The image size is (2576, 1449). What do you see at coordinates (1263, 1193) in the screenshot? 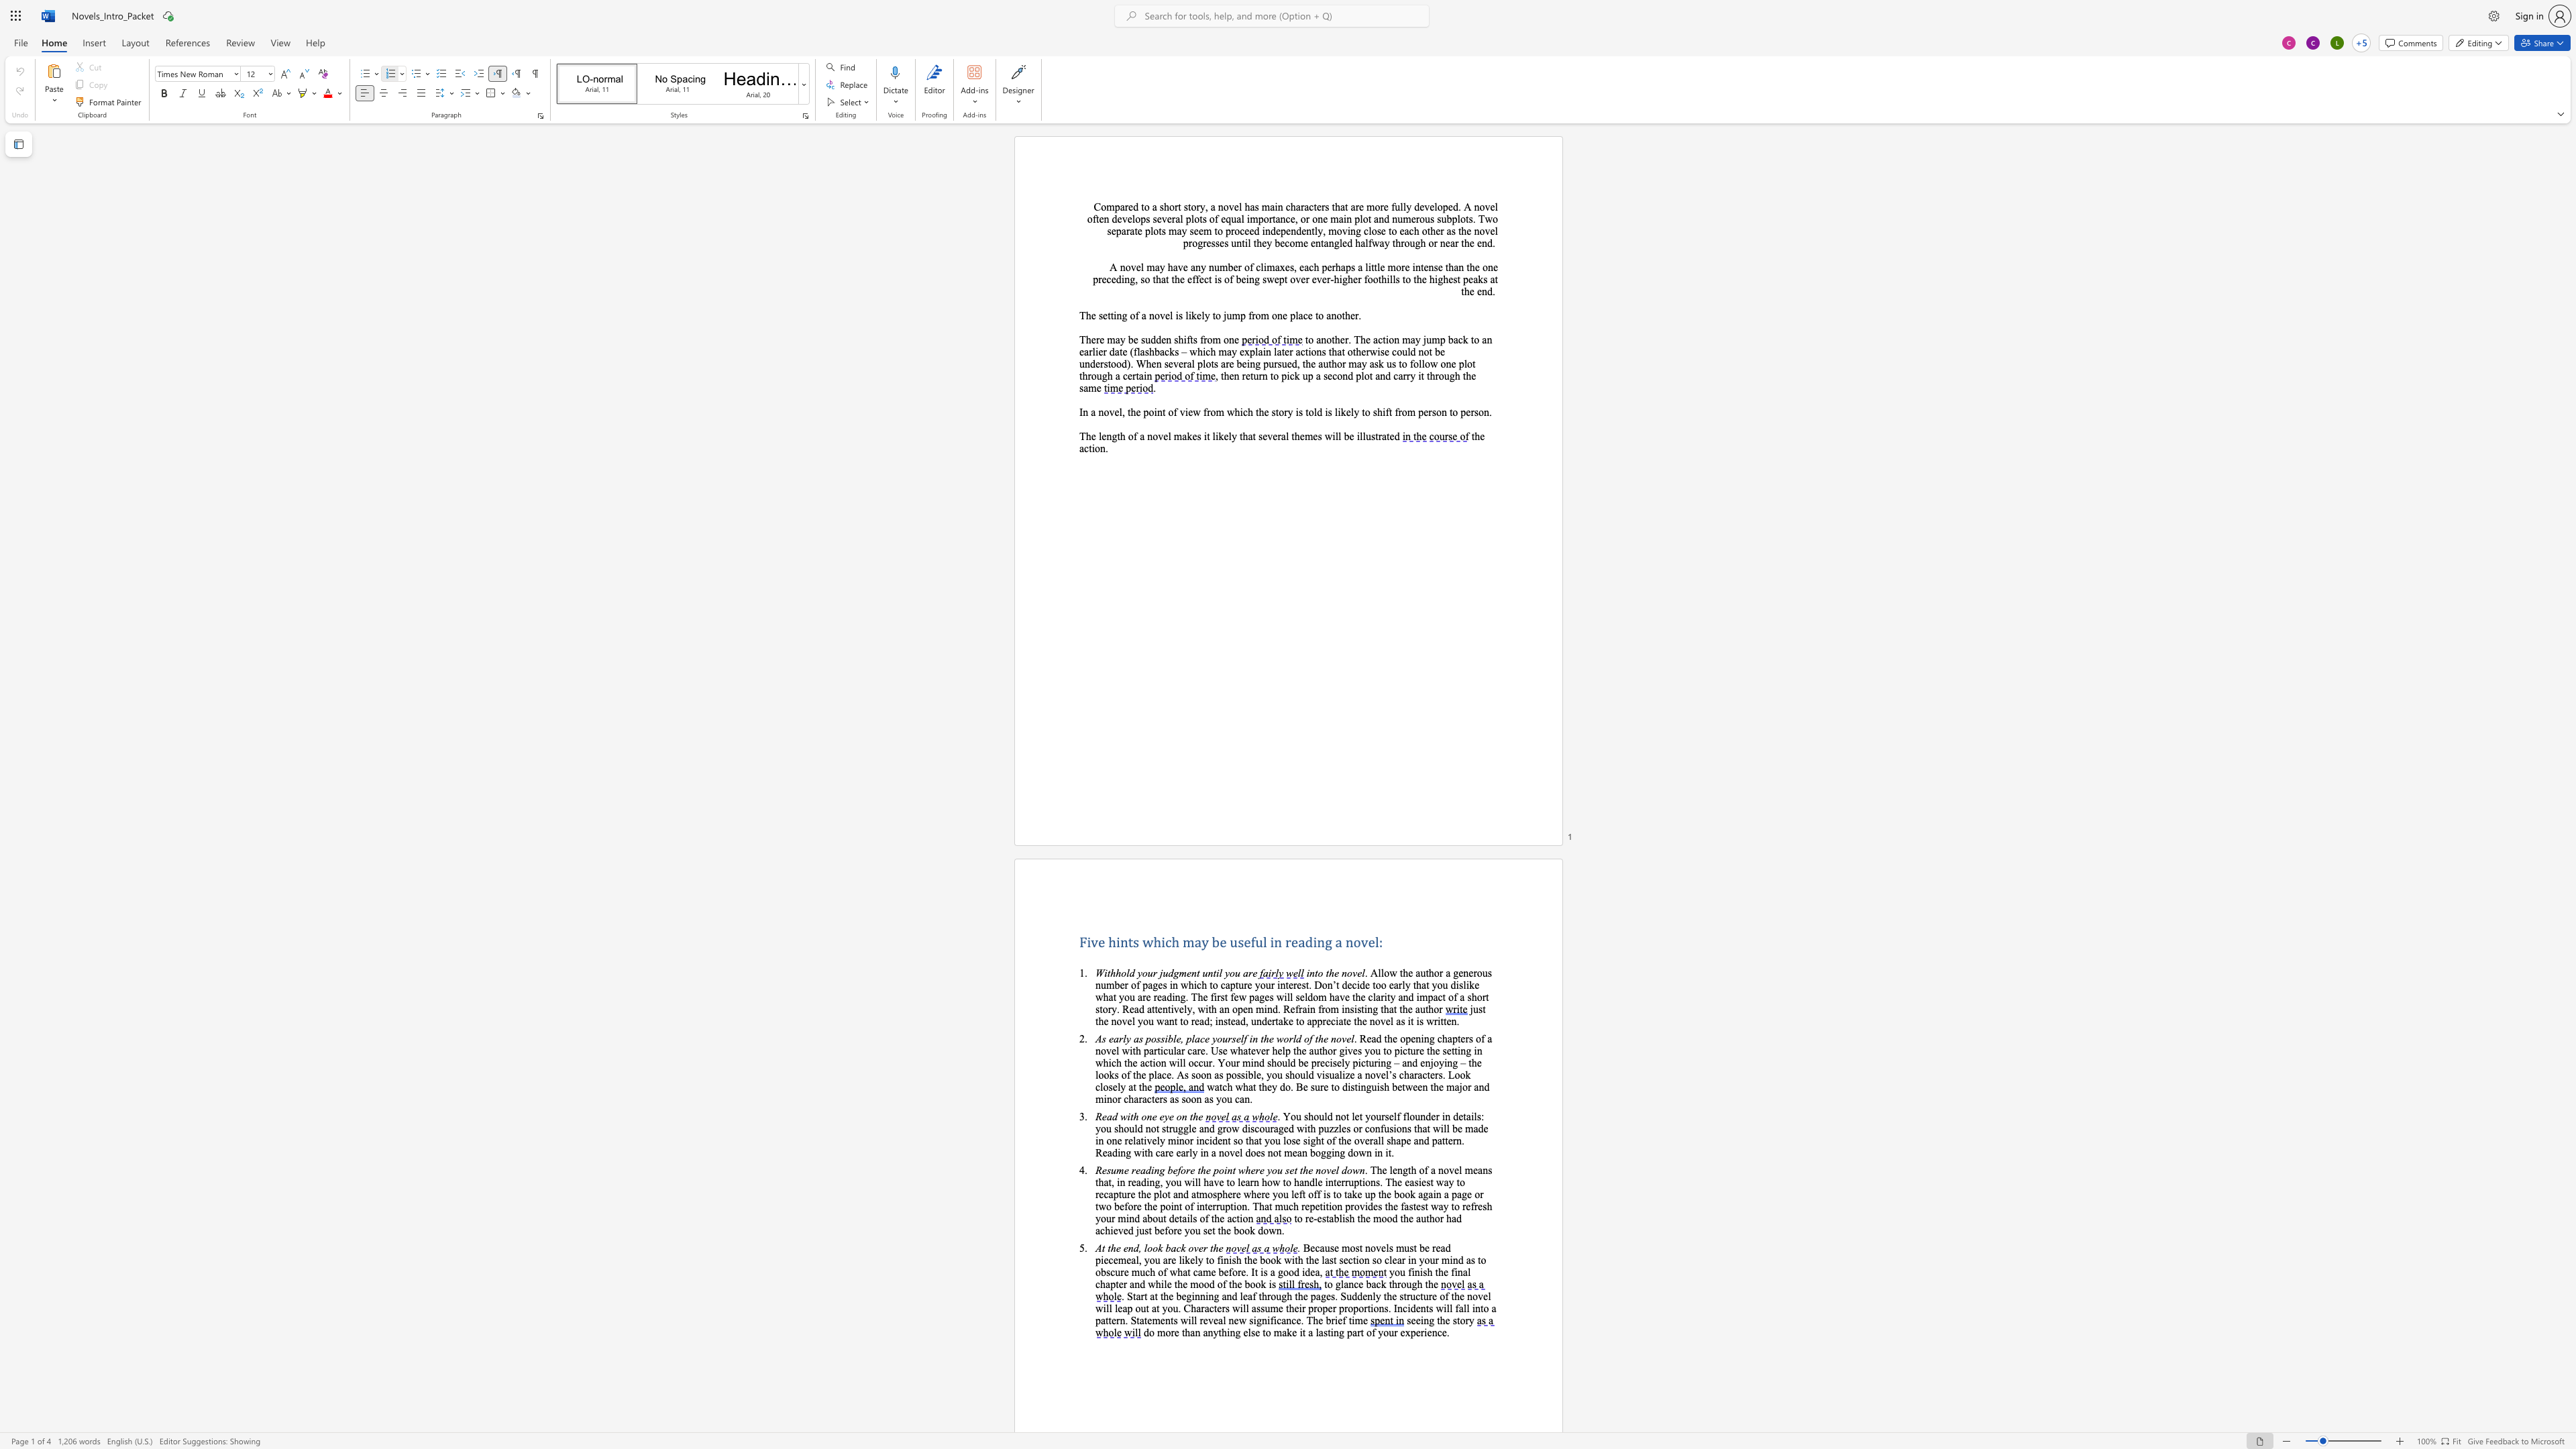
I see `the 8th character "r" in the text` at bounding box center [1263, 1193].